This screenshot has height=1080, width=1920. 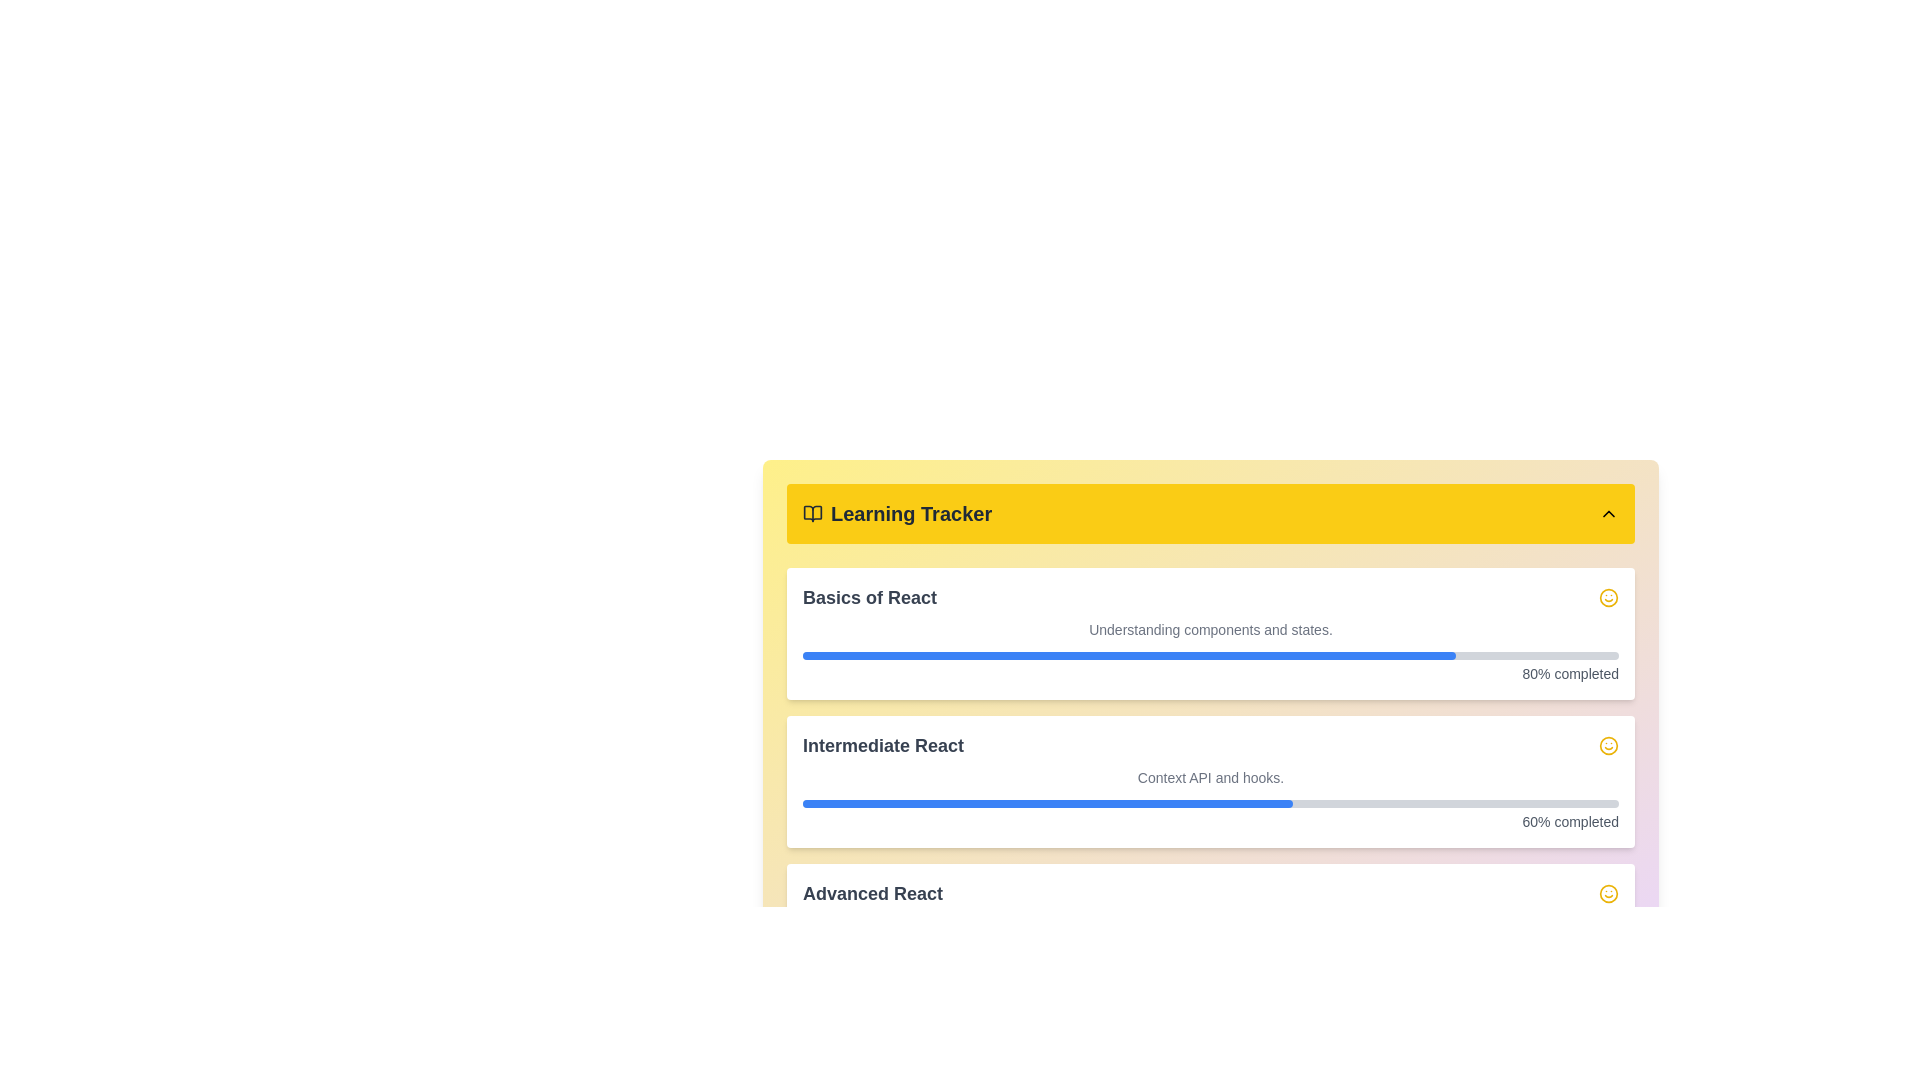 I want to click on the descriptive text element located below the 'Basics of React' heading, which aligns with the progress bar in its card section, so click(x=1209, y=628).